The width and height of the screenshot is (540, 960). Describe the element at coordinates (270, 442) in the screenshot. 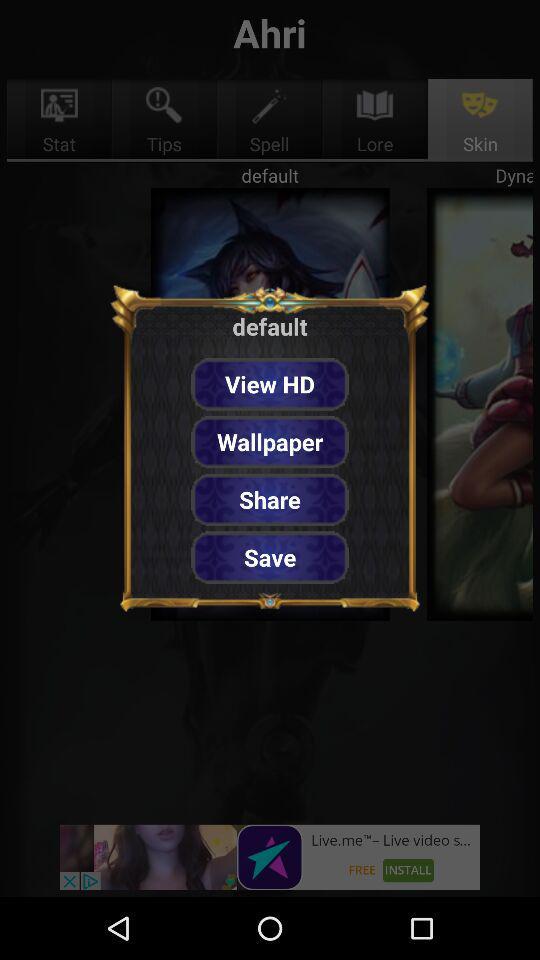

I see `the wallpaper item` at that location.